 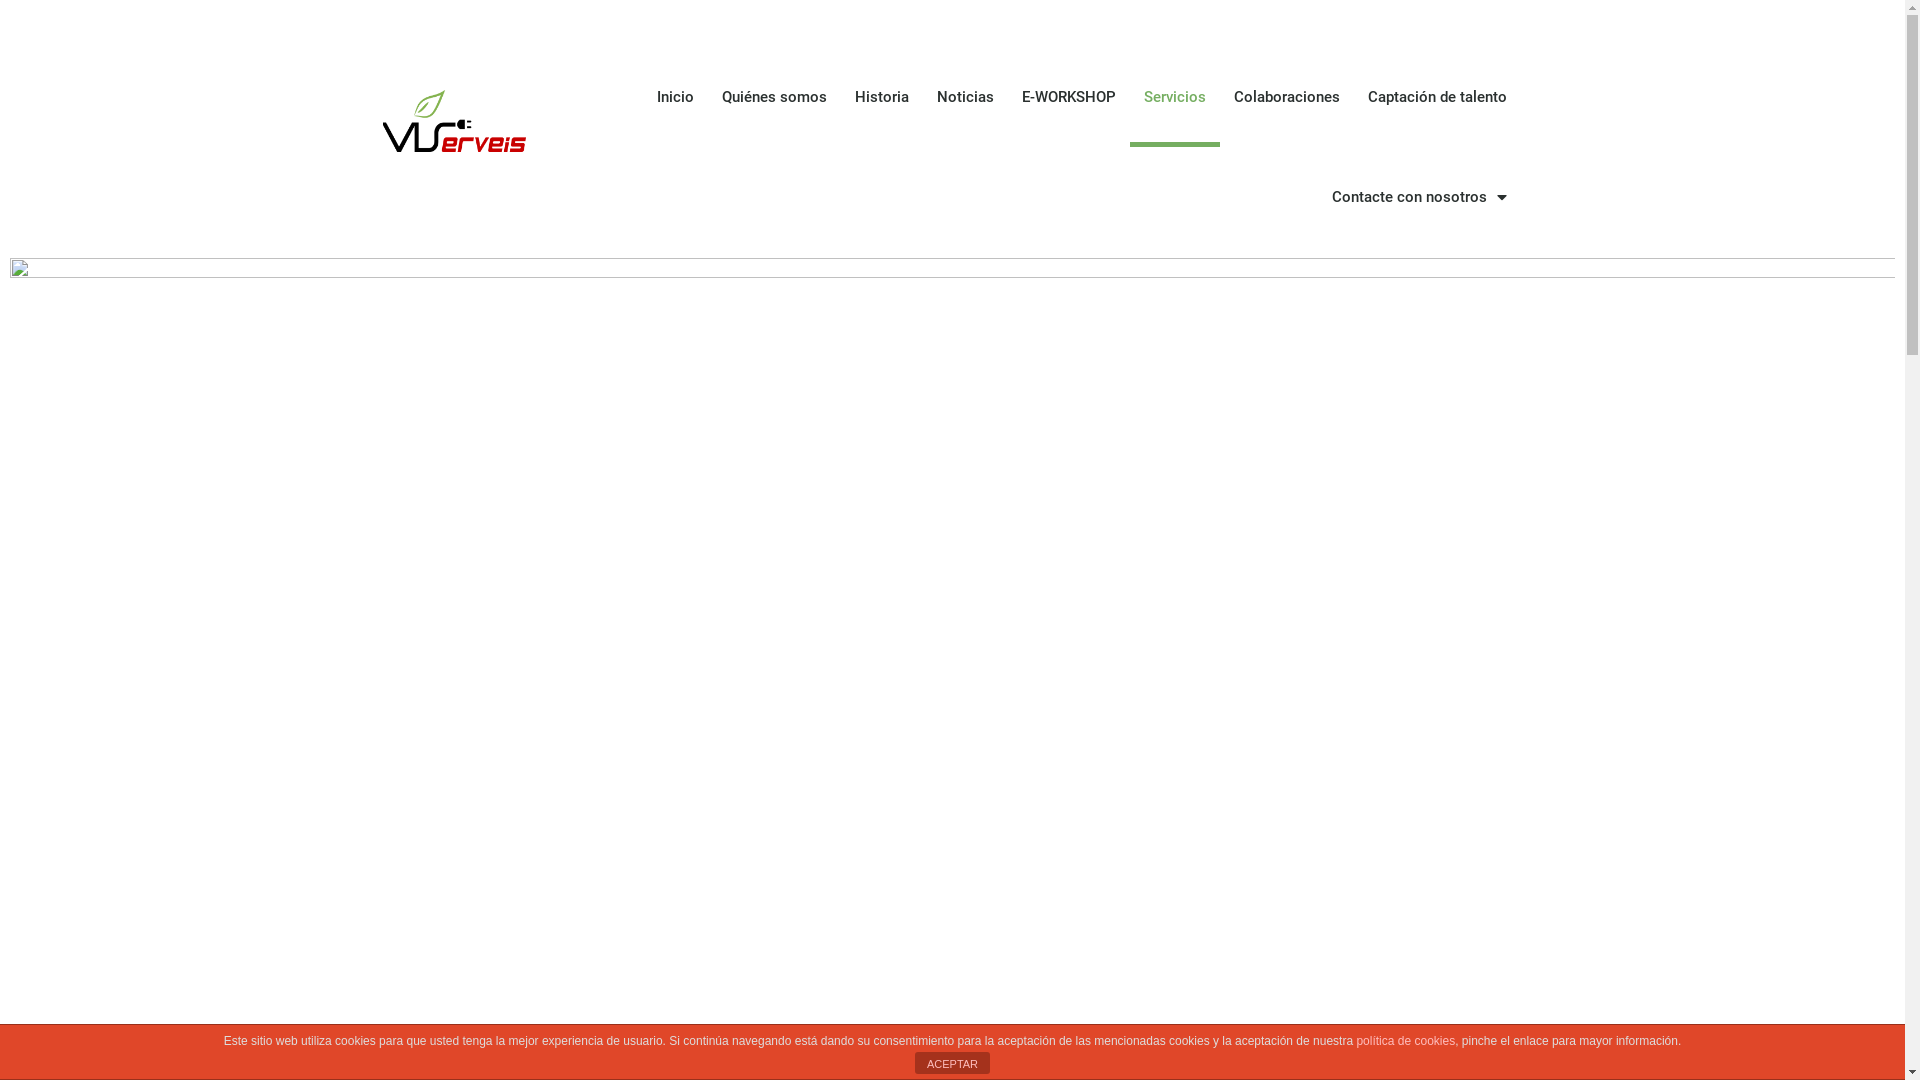 I want to click on 'Contacte con nosotros', so click(x=1418, y=196).